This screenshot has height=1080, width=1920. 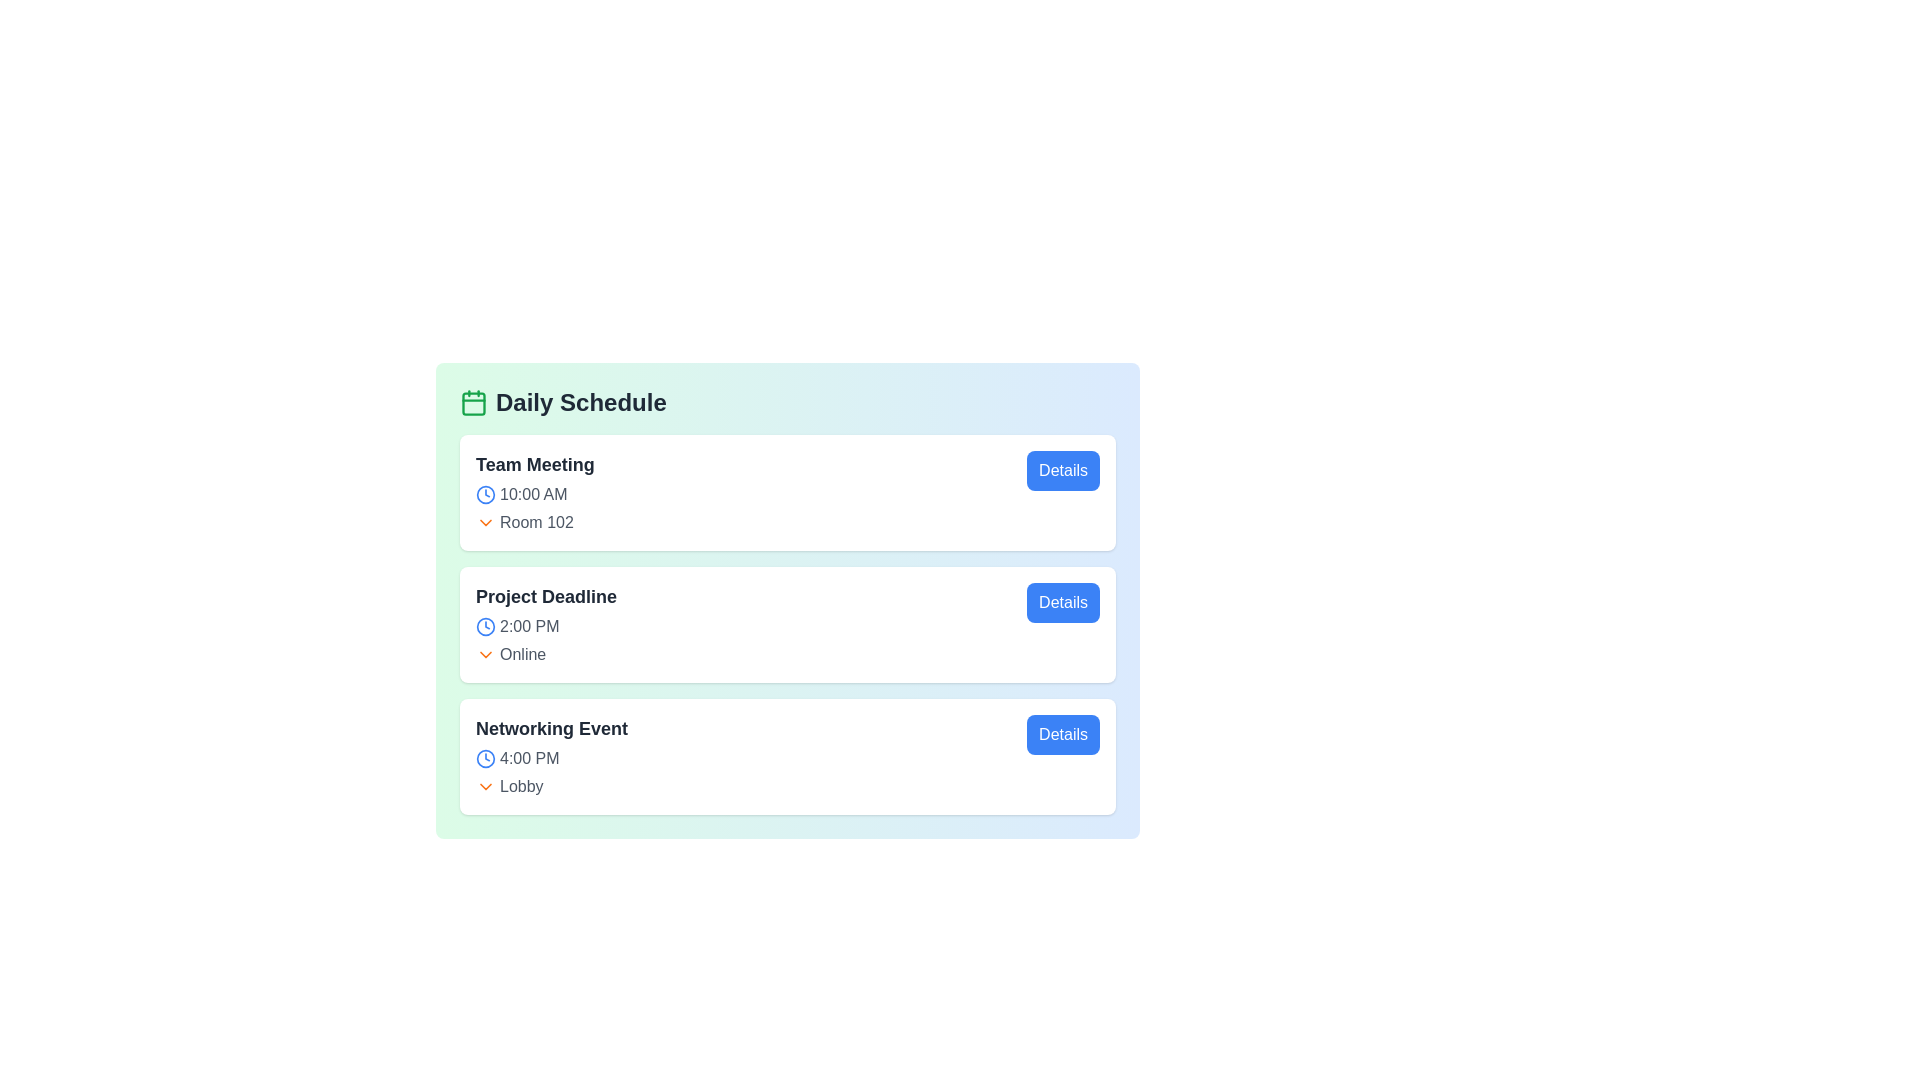 I want to click on text 'Project Deadline' from the Text Label that serves as a title for the schedule item, located above the '2:00 PM' time indicator and 'Online' location text in the second section of the schedule, so click(x=546, y=596).